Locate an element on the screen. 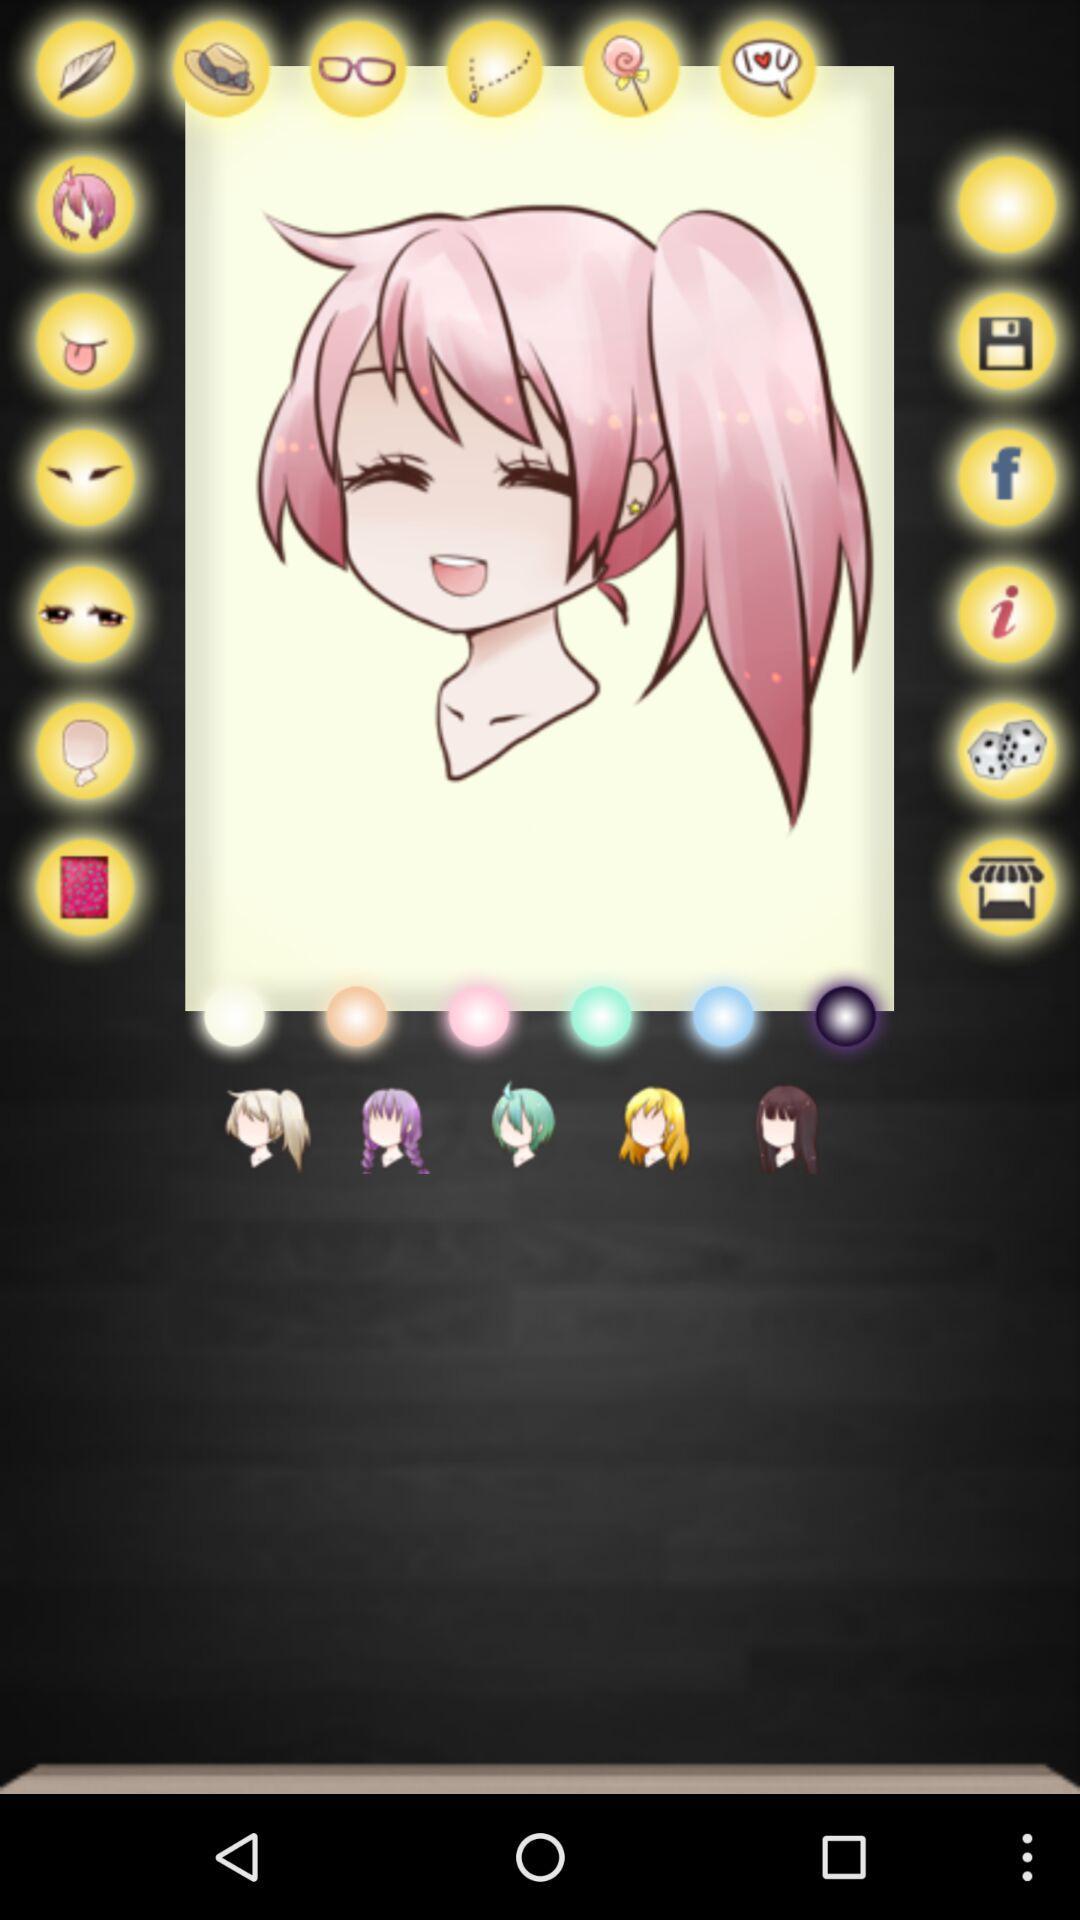 The width and height of the screenshot is (1080, 1920). the twitter icon is located at coordinates (232, 1086).